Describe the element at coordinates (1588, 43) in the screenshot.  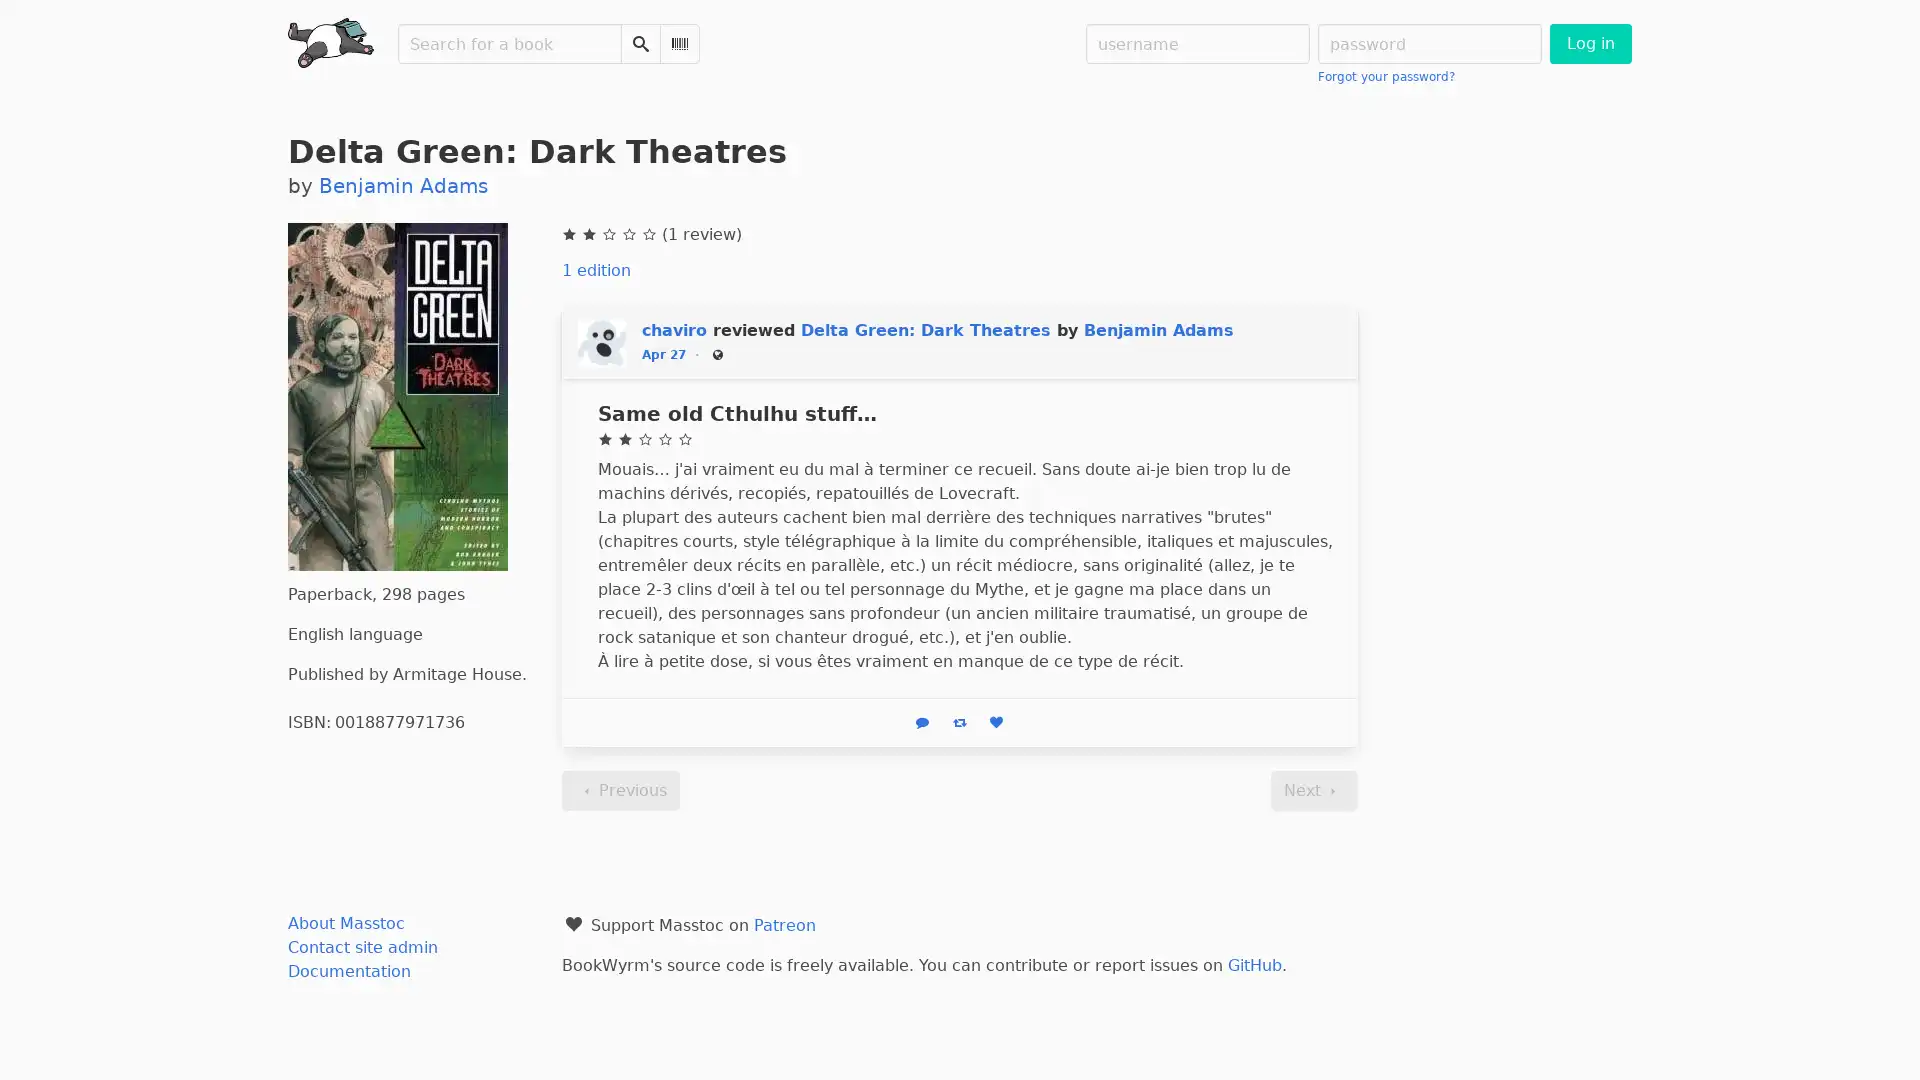
I see `Log in` at that location.